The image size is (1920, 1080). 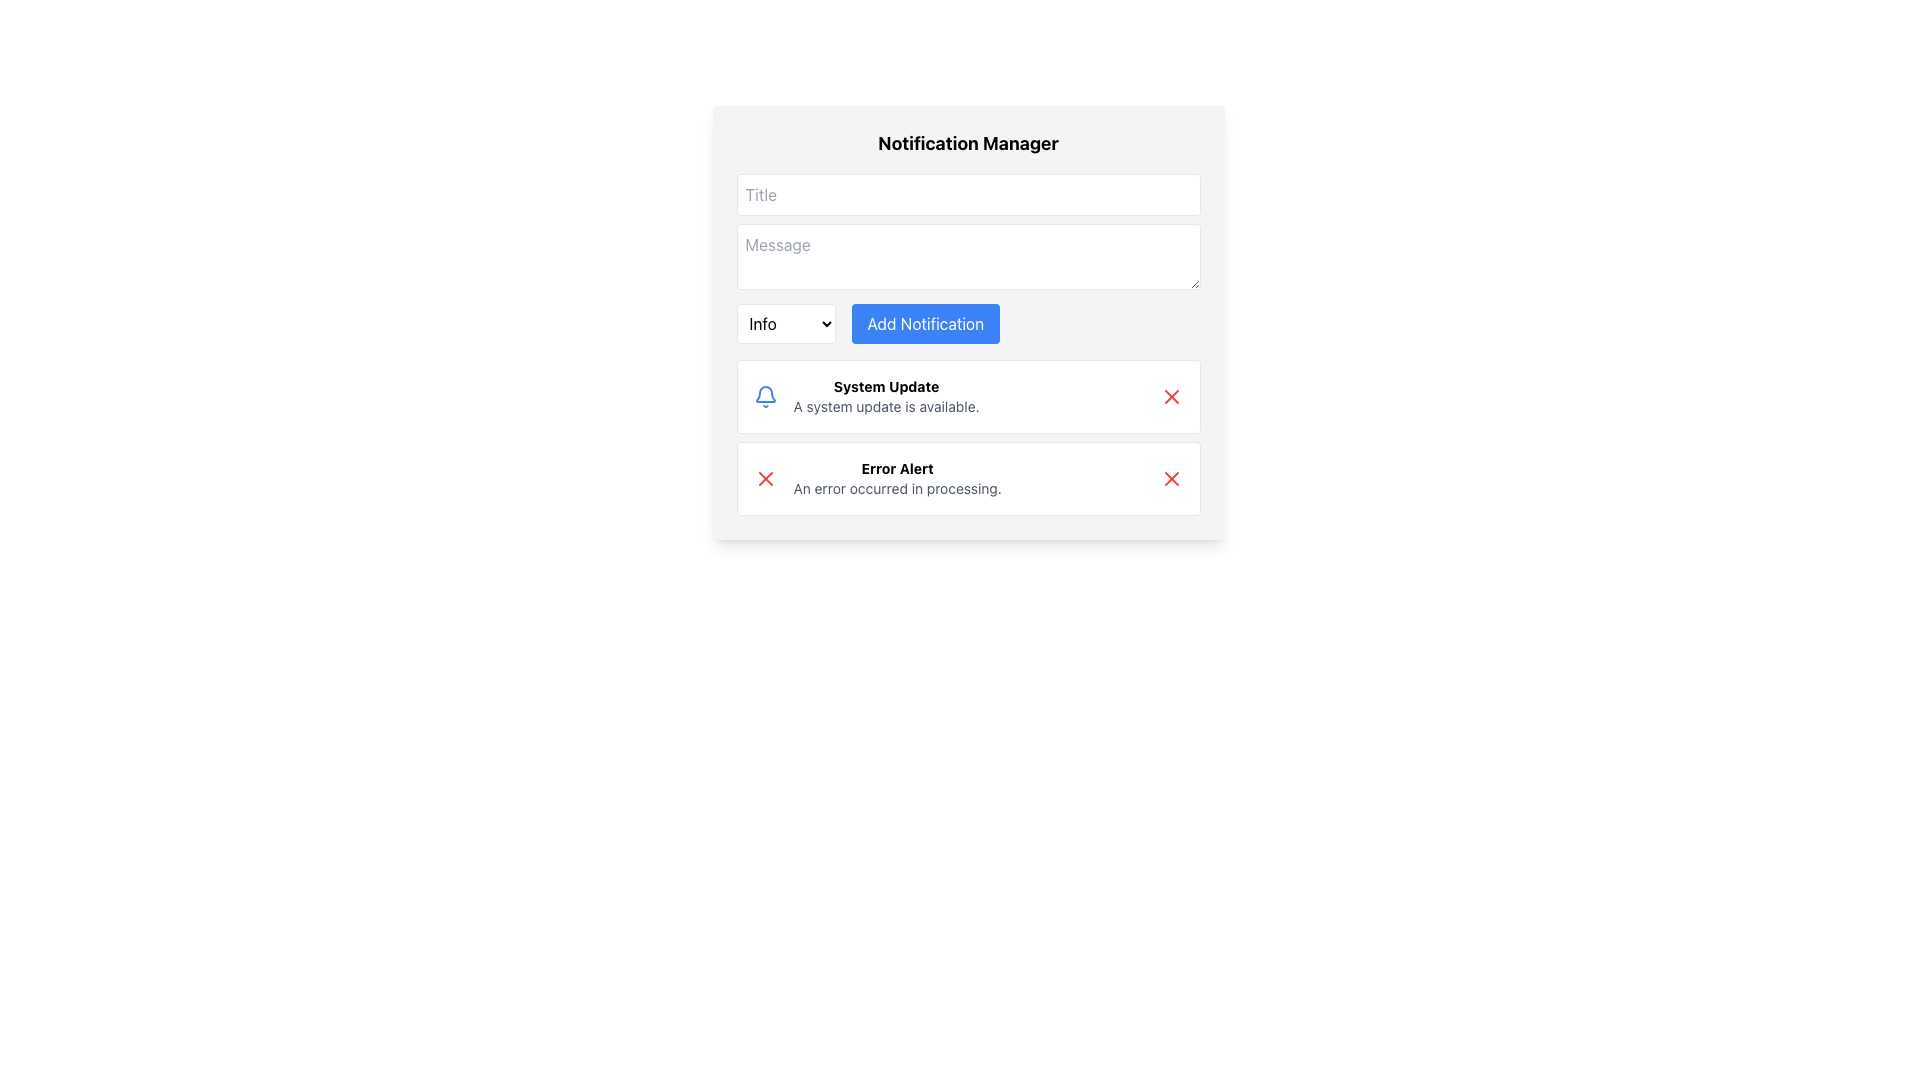 What do you see at coordinates (924, 323) in the screenshot?
I see `the button labeled 'Add Notification' with a blue background` at bounding box center [924, 323].